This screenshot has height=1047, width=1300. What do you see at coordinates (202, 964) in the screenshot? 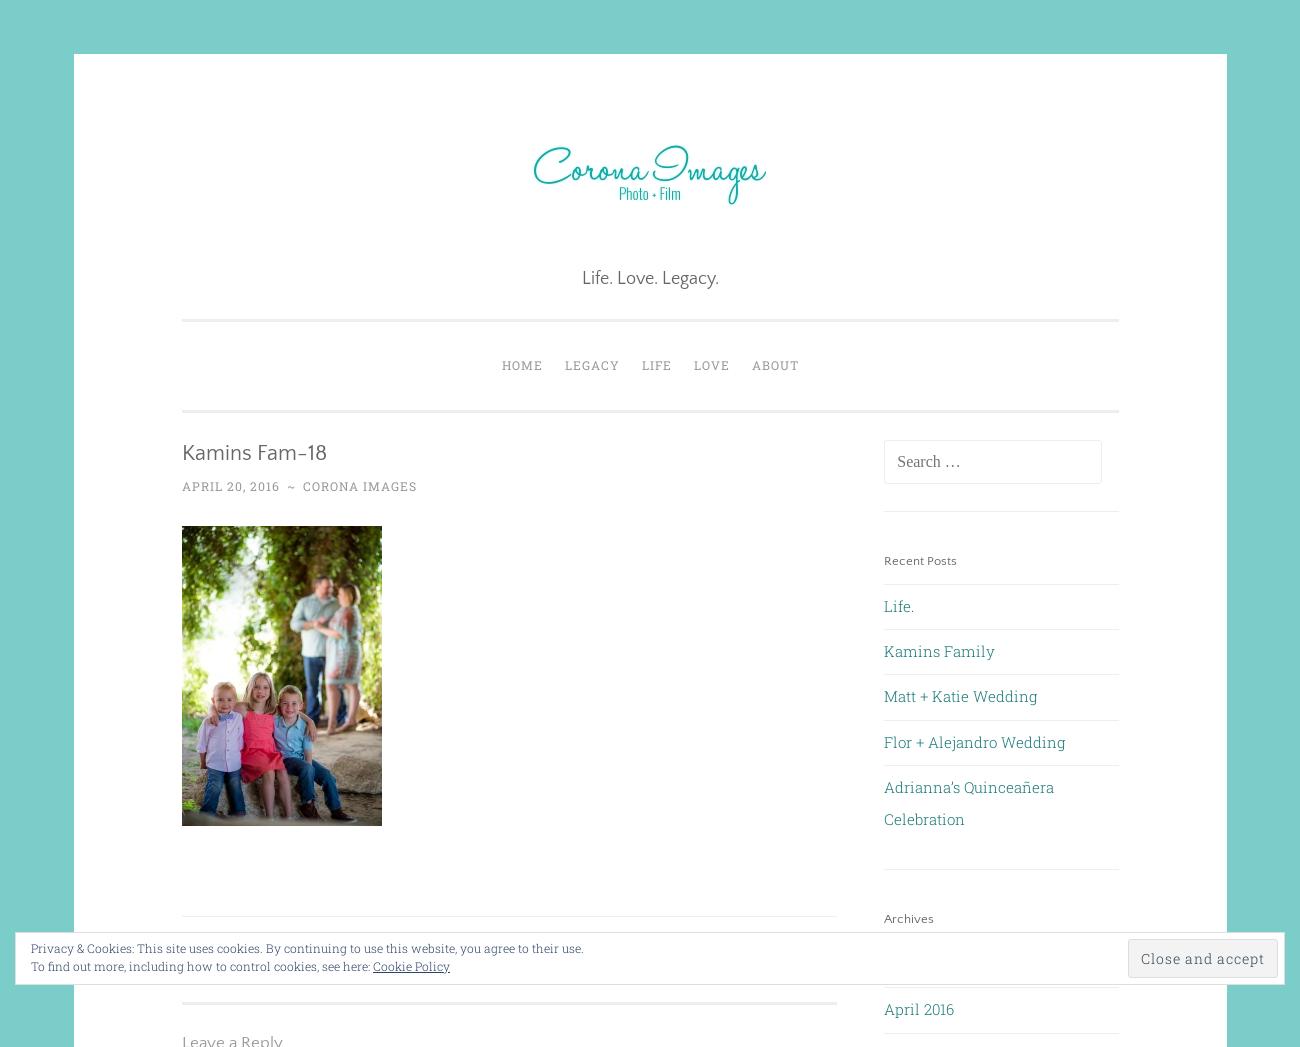
I see `'To find out more, including how to control cookies, see here:'` at bounding box center [202, 964].